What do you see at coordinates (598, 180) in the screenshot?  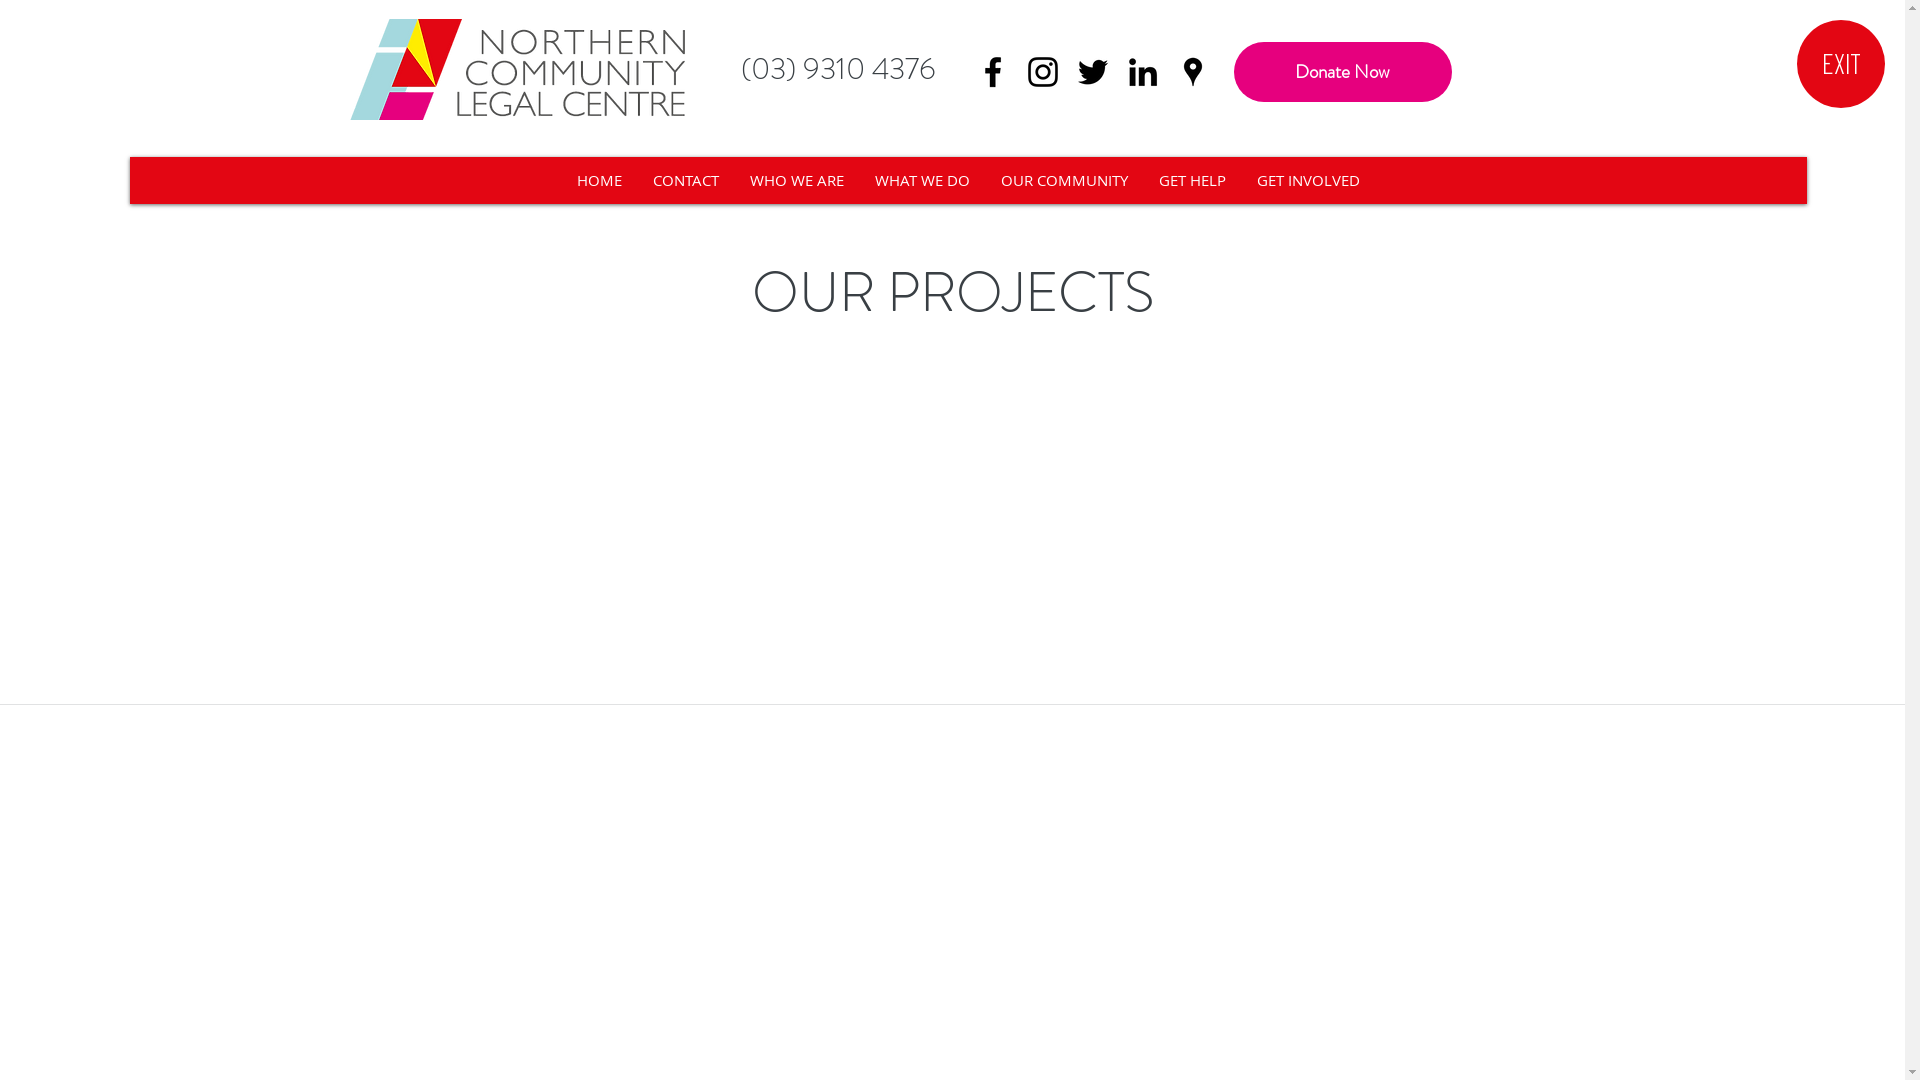 I see `'HOME'` at bounding box center [598, 180].